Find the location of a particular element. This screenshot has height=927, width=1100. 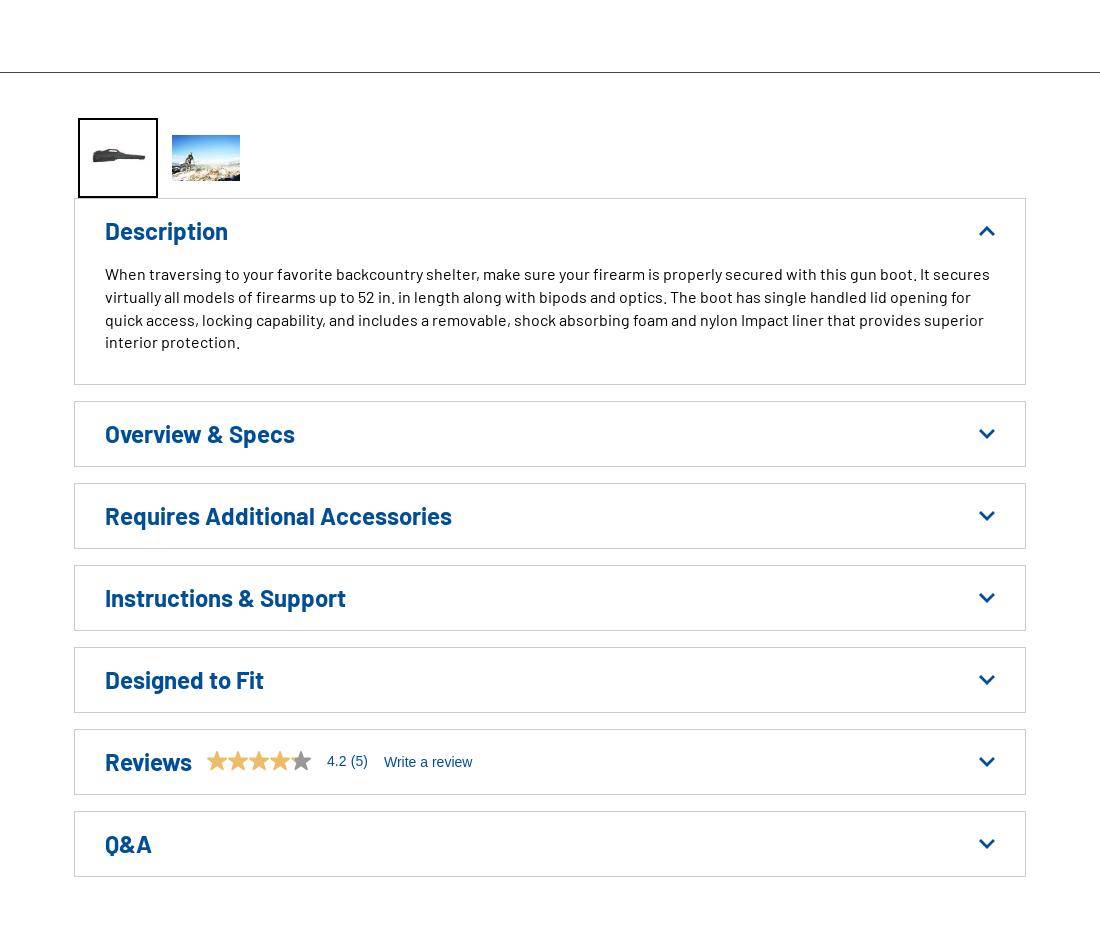

'Overview & Specs' is located at coordinates (105, 432).